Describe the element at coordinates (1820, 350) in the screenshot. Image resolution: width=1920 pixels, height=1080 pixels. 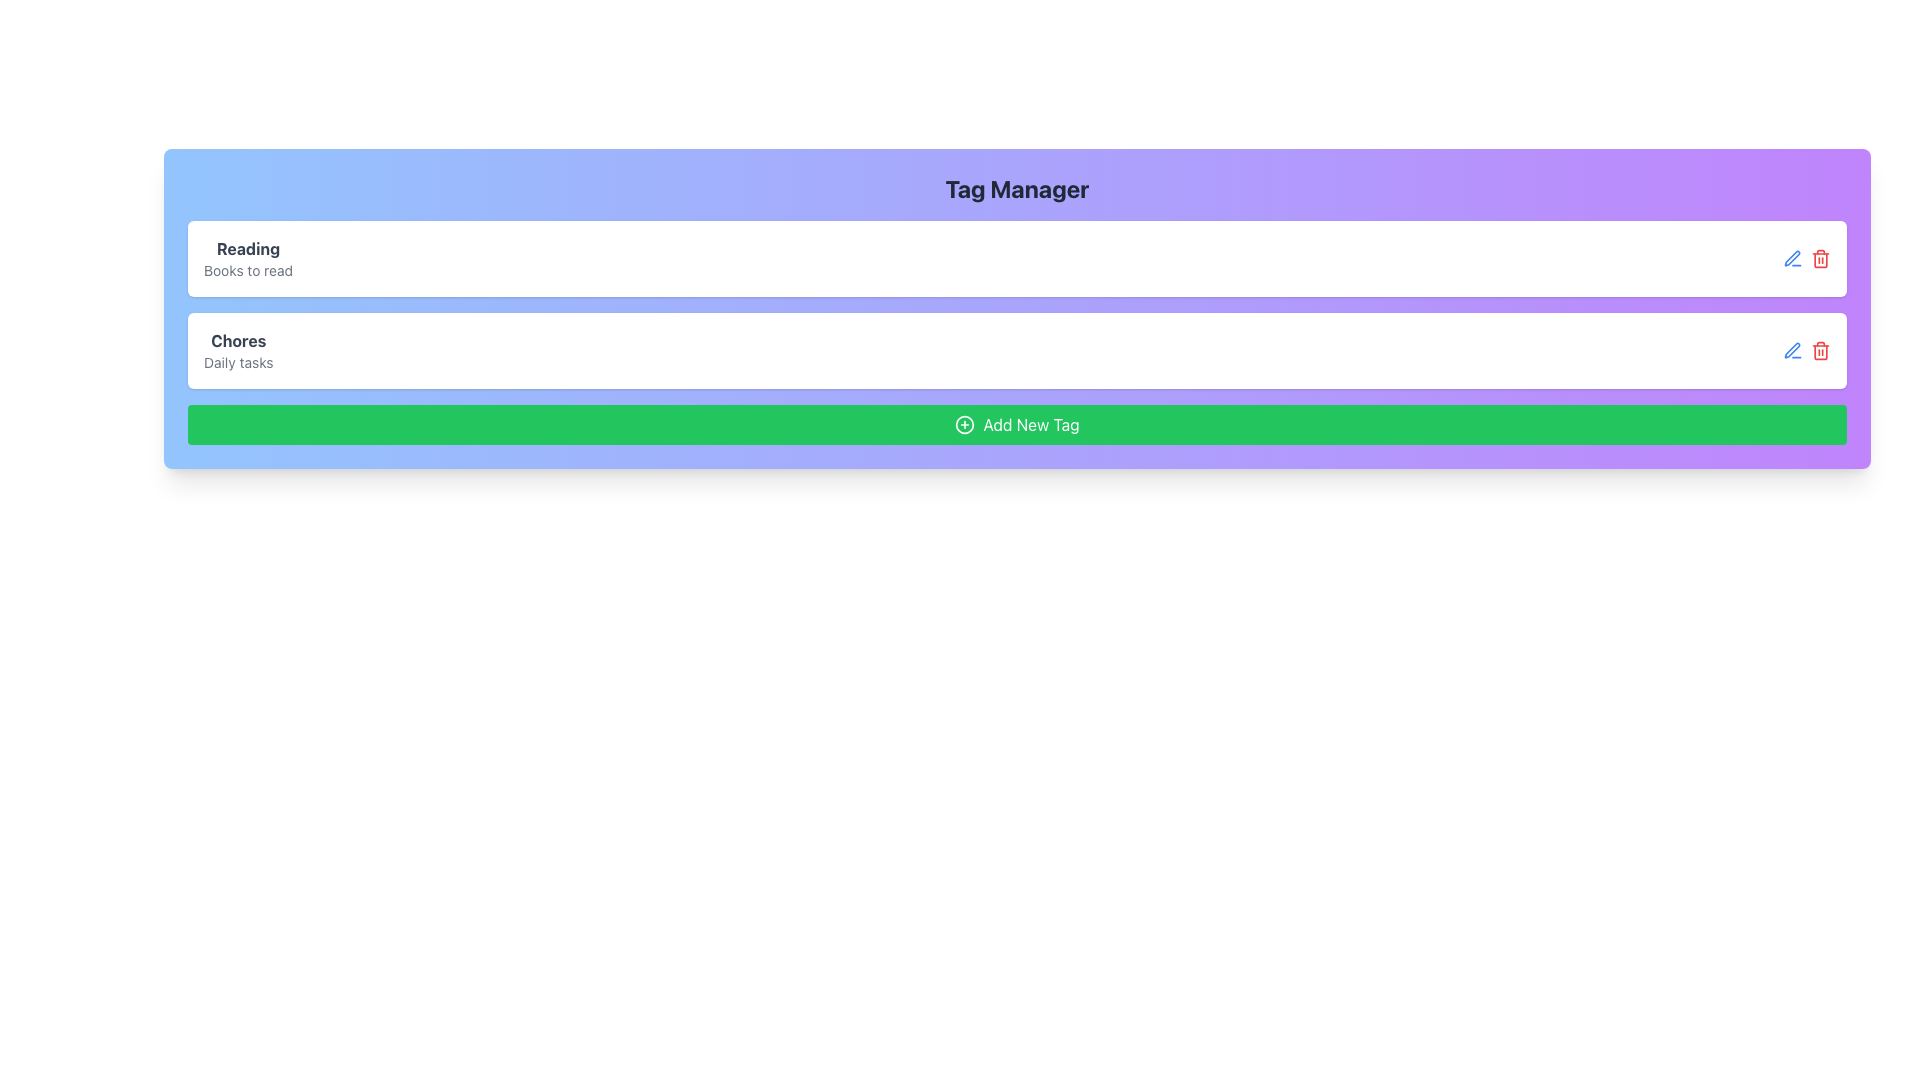
I see `the red trash bin icon button located at the end of the 'Chores' row` at that location.